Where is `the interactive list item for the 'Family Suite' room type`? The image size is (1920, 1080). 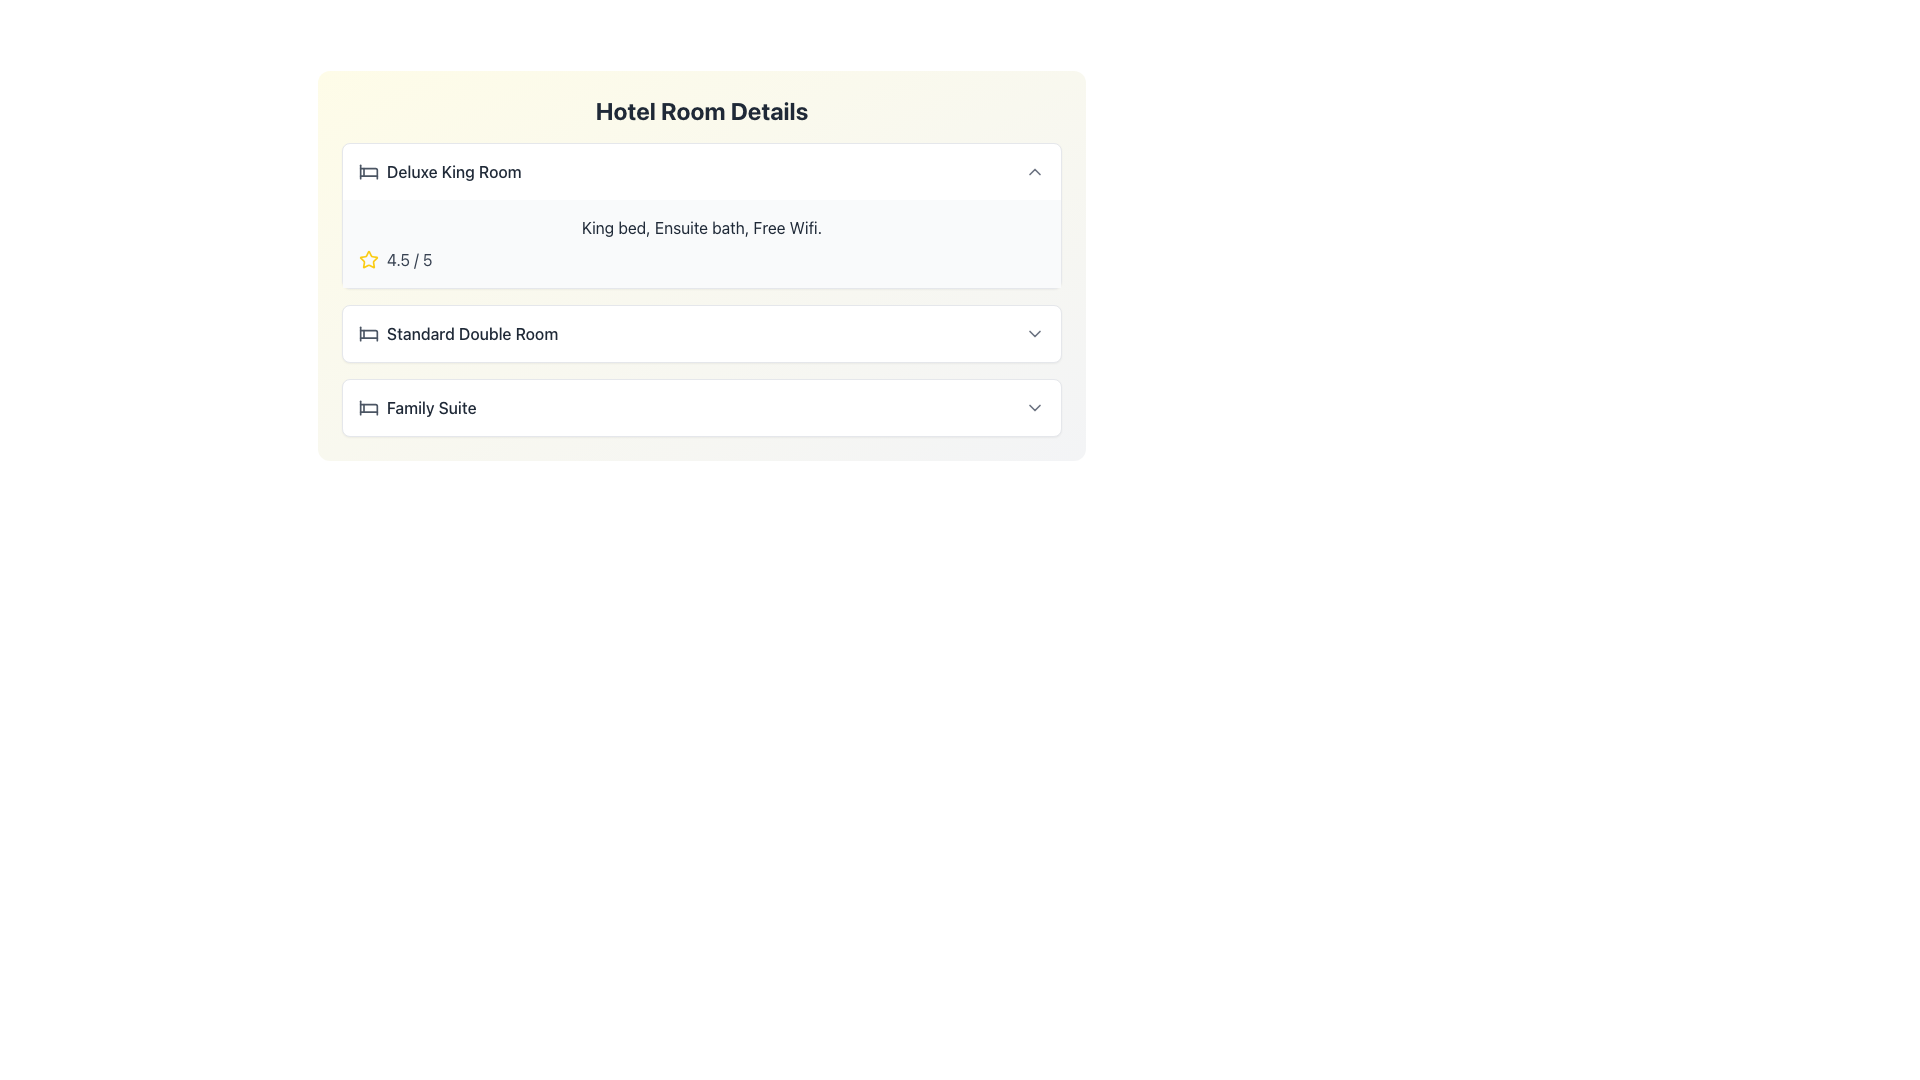
the interactive list item for the 'Family Suite' room type is located at coordinates (701, 407).